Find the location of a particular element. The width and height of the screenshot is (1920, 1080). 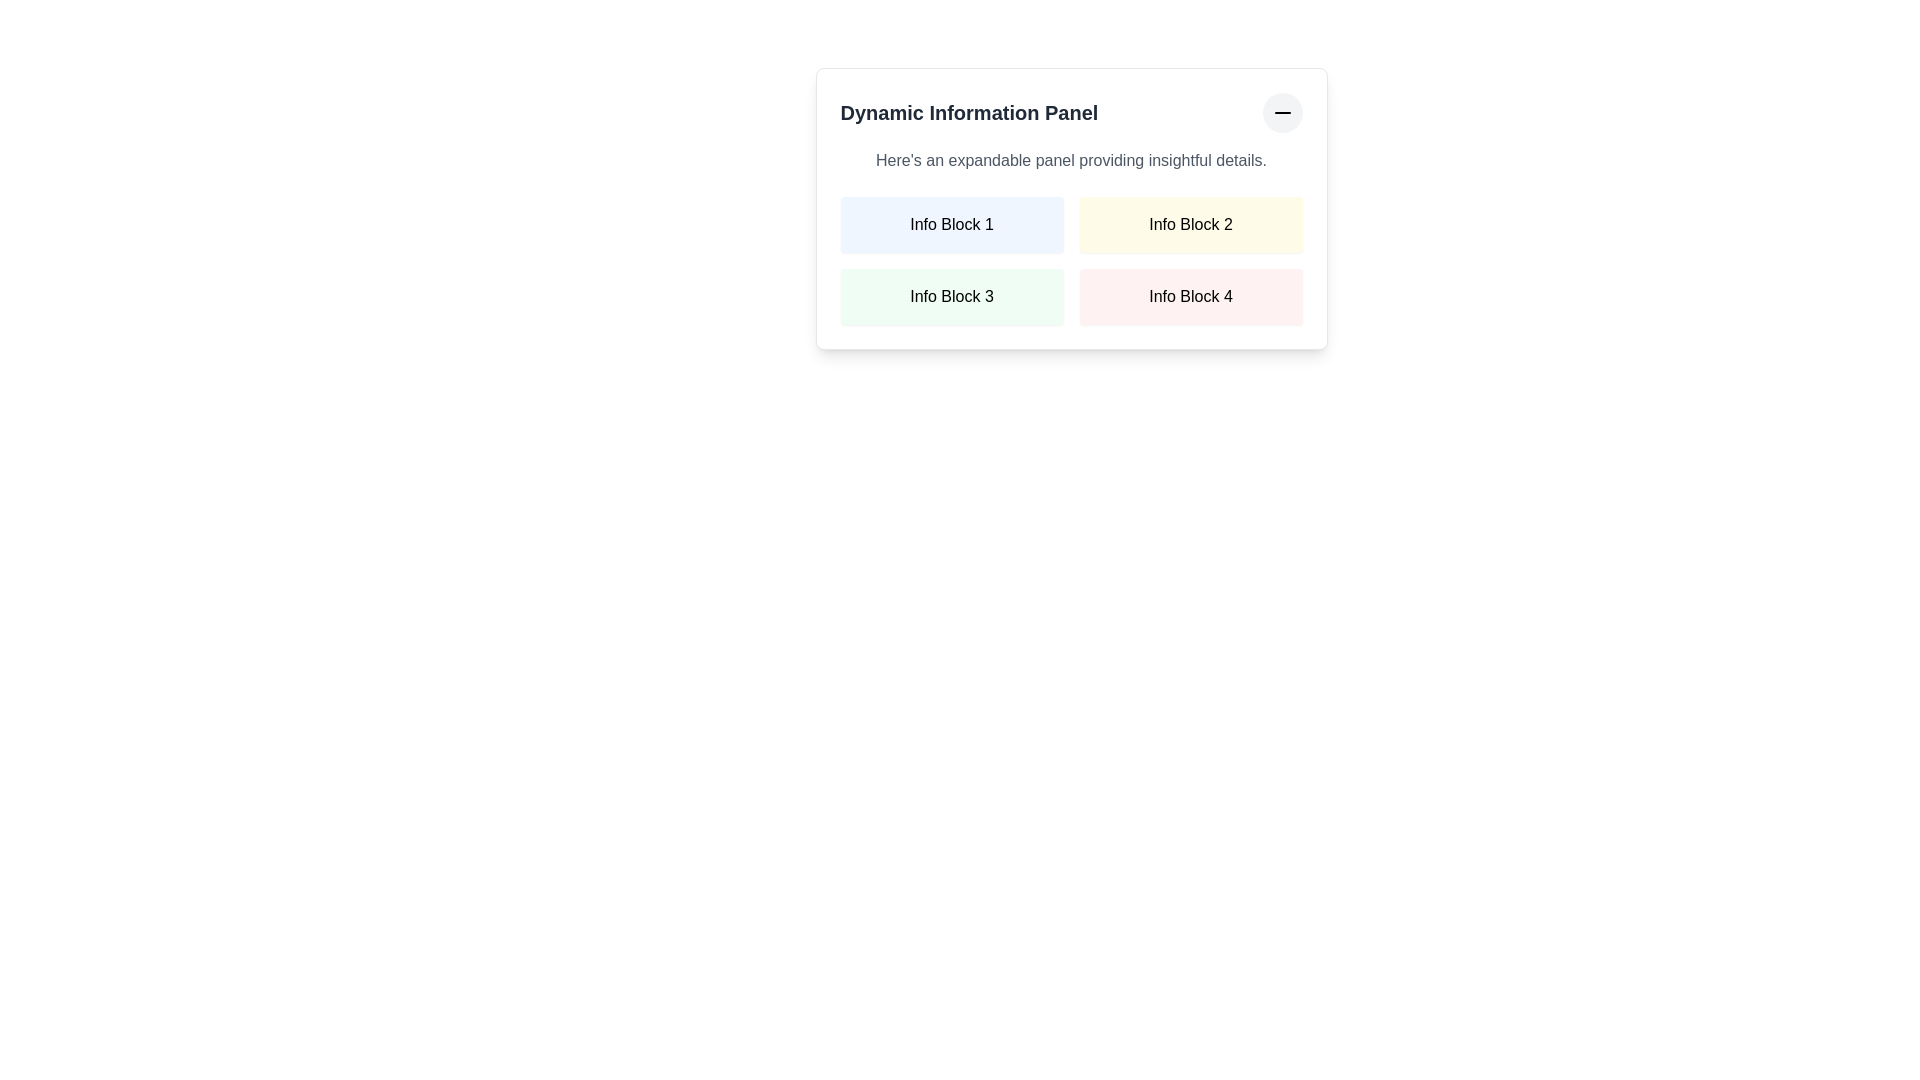

the minus icon on the header with a collapsible button is located at coordinates (1070, 112).